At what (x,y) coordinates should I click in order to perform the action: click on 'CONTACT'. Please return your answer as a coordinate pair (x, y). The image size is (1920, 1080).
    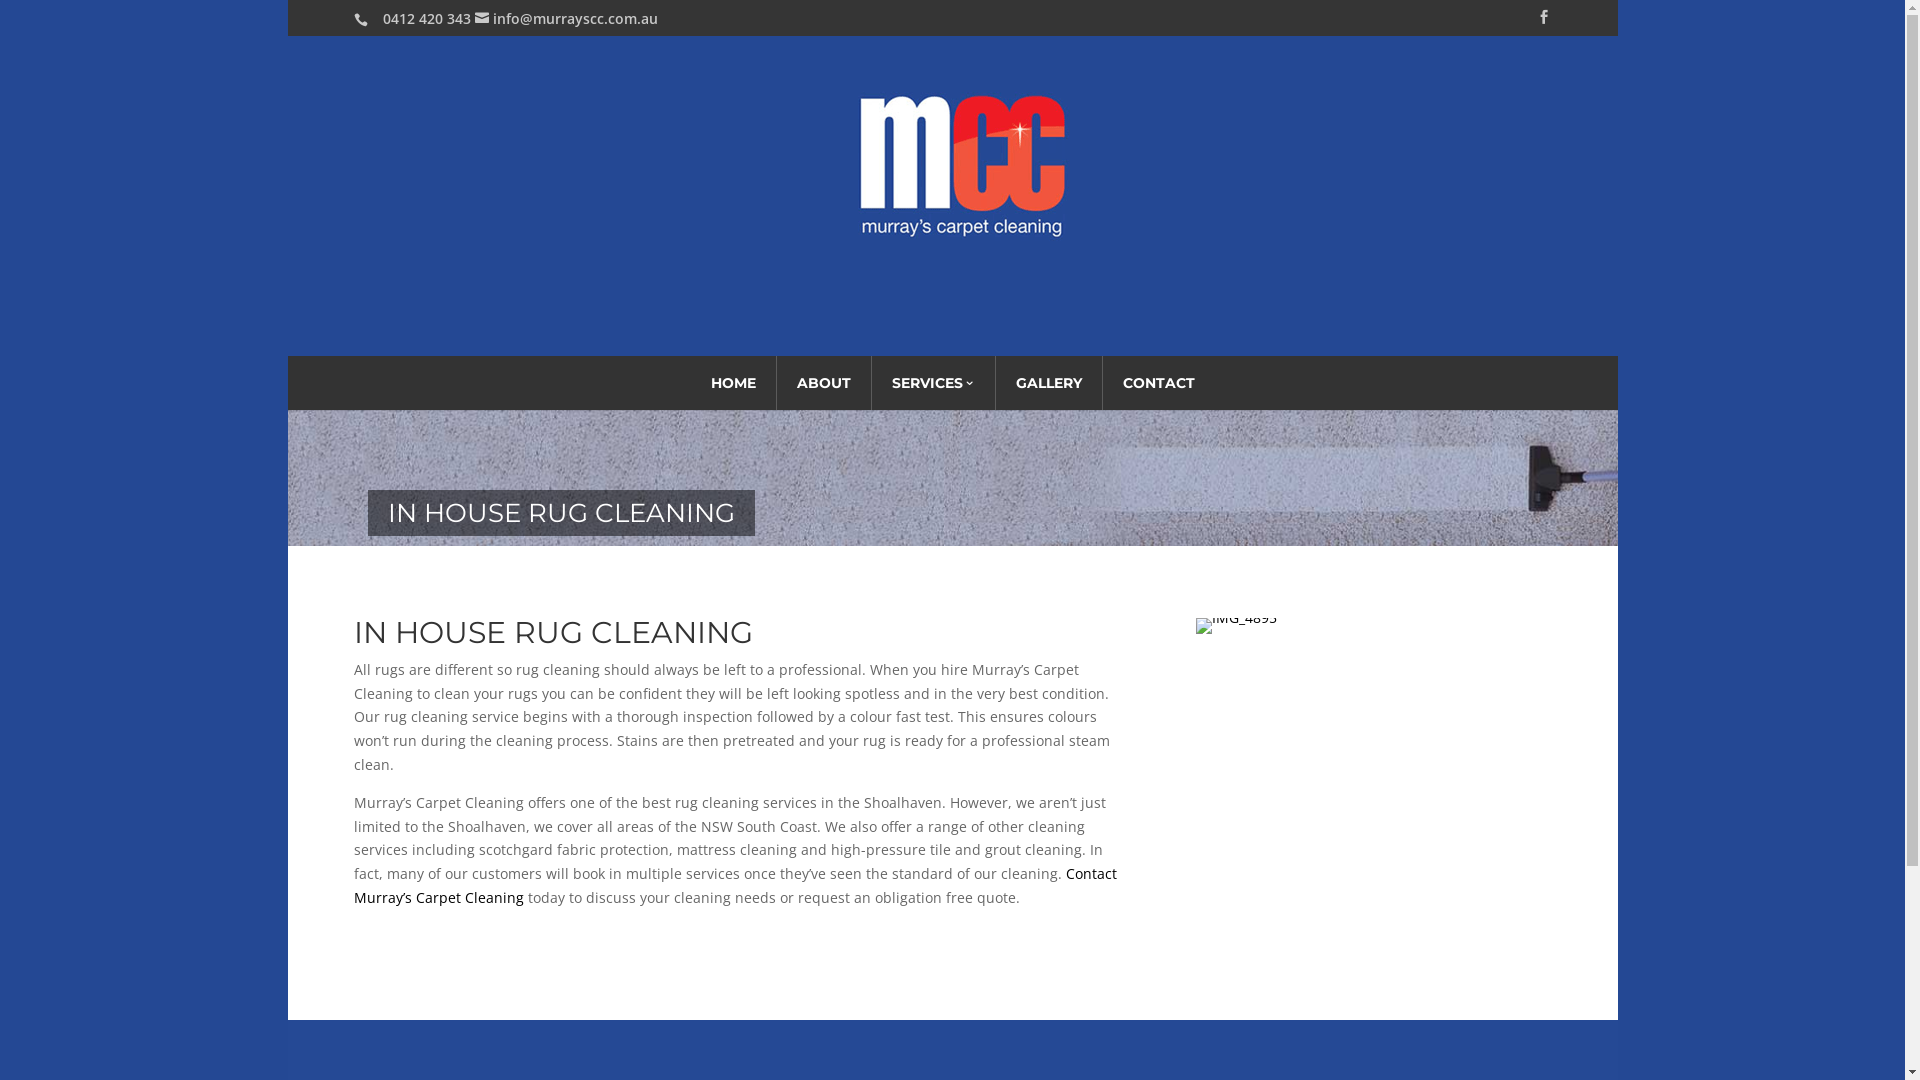
    Looking at the image, I should click on (1157, 382).